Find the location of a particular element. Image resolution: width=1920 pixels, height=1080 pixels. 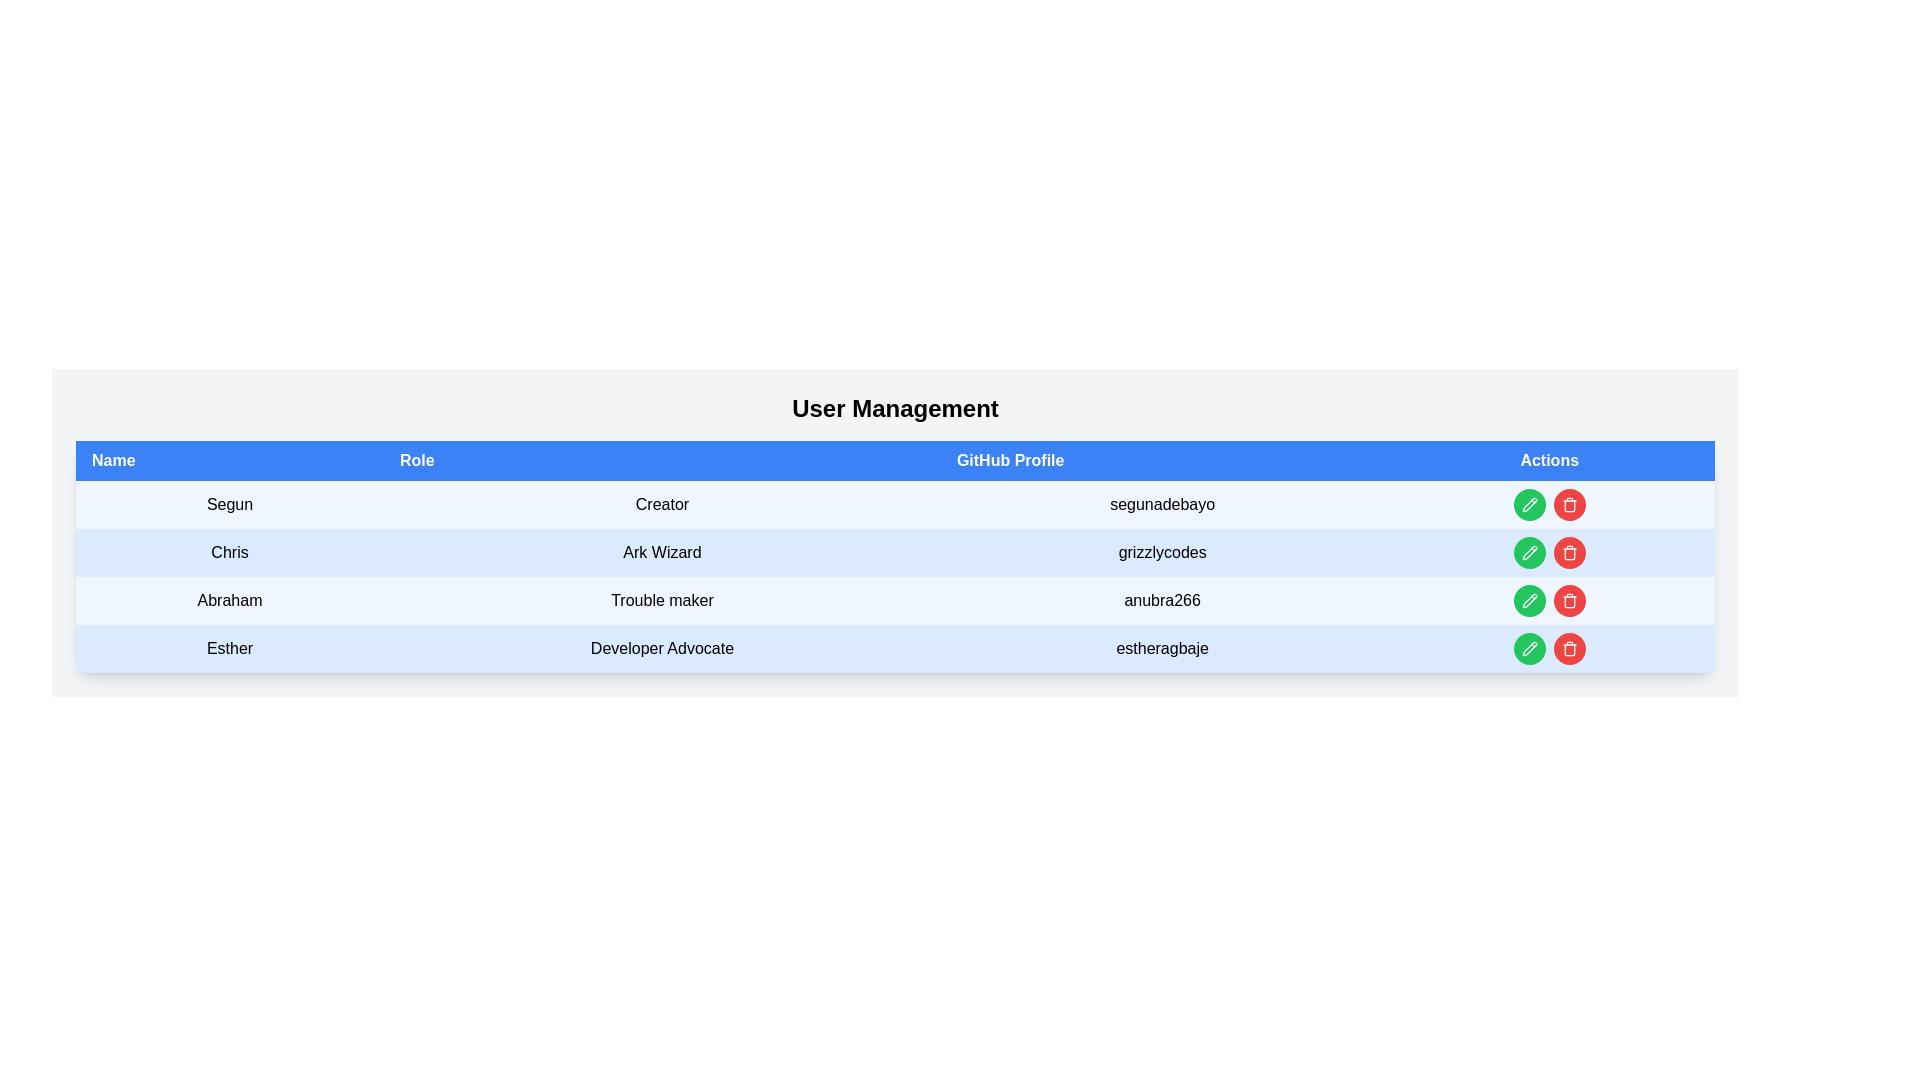

the first row of the user information table displaying details for 'Segun', including their role and GitHub profile is located at coordinates (894, 504).